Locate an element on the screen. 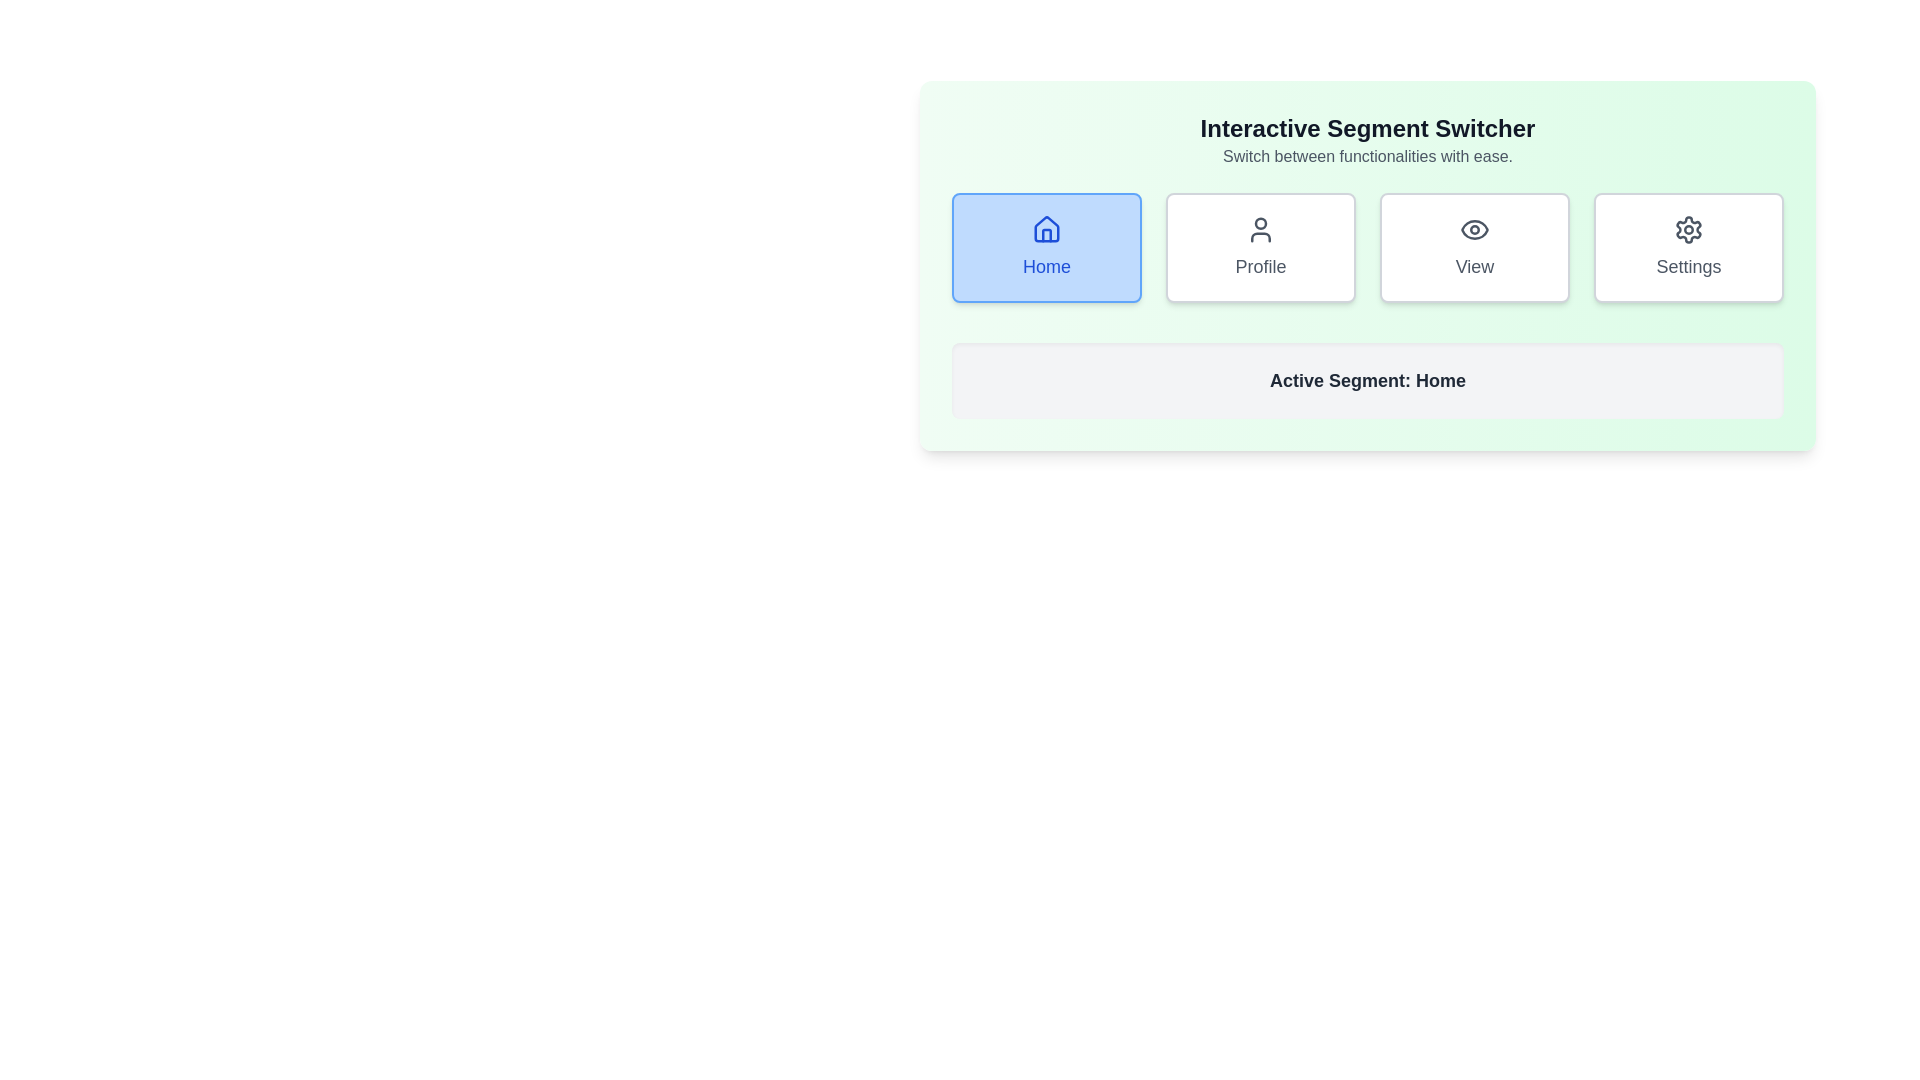 The image size is (1920, 1080). circular graphical component that represents the head portion of the user icon in the 'Profile' button, which is the second button from the left in the 'Interactive Segment Switcher' layout, for visual design accuracy is located at coordinates (1260, 223).